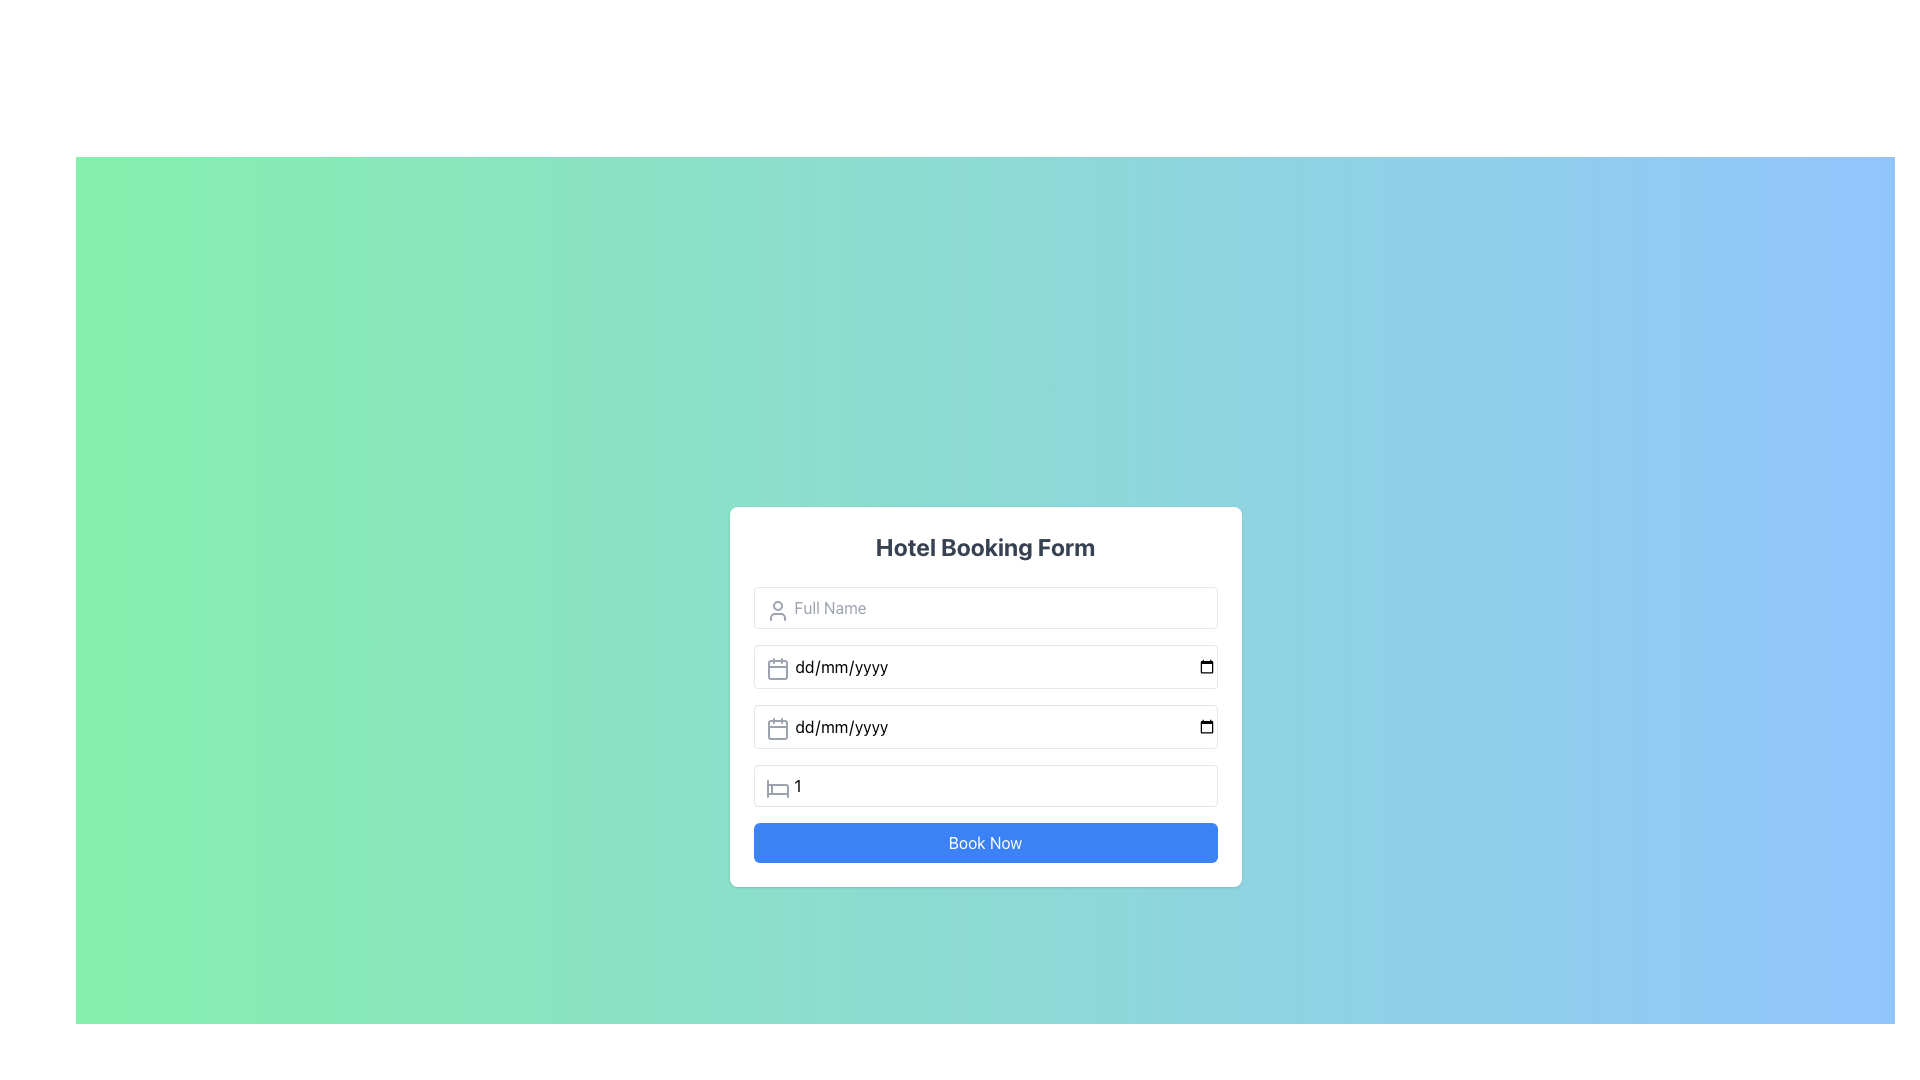 The image size is (1920, 1080). I want to click on the calendar icon element, which is styled to resemble a calendar and is located immediately to the left of the date input field displaying 'dd/mm/yyyy', so click(776, 729).